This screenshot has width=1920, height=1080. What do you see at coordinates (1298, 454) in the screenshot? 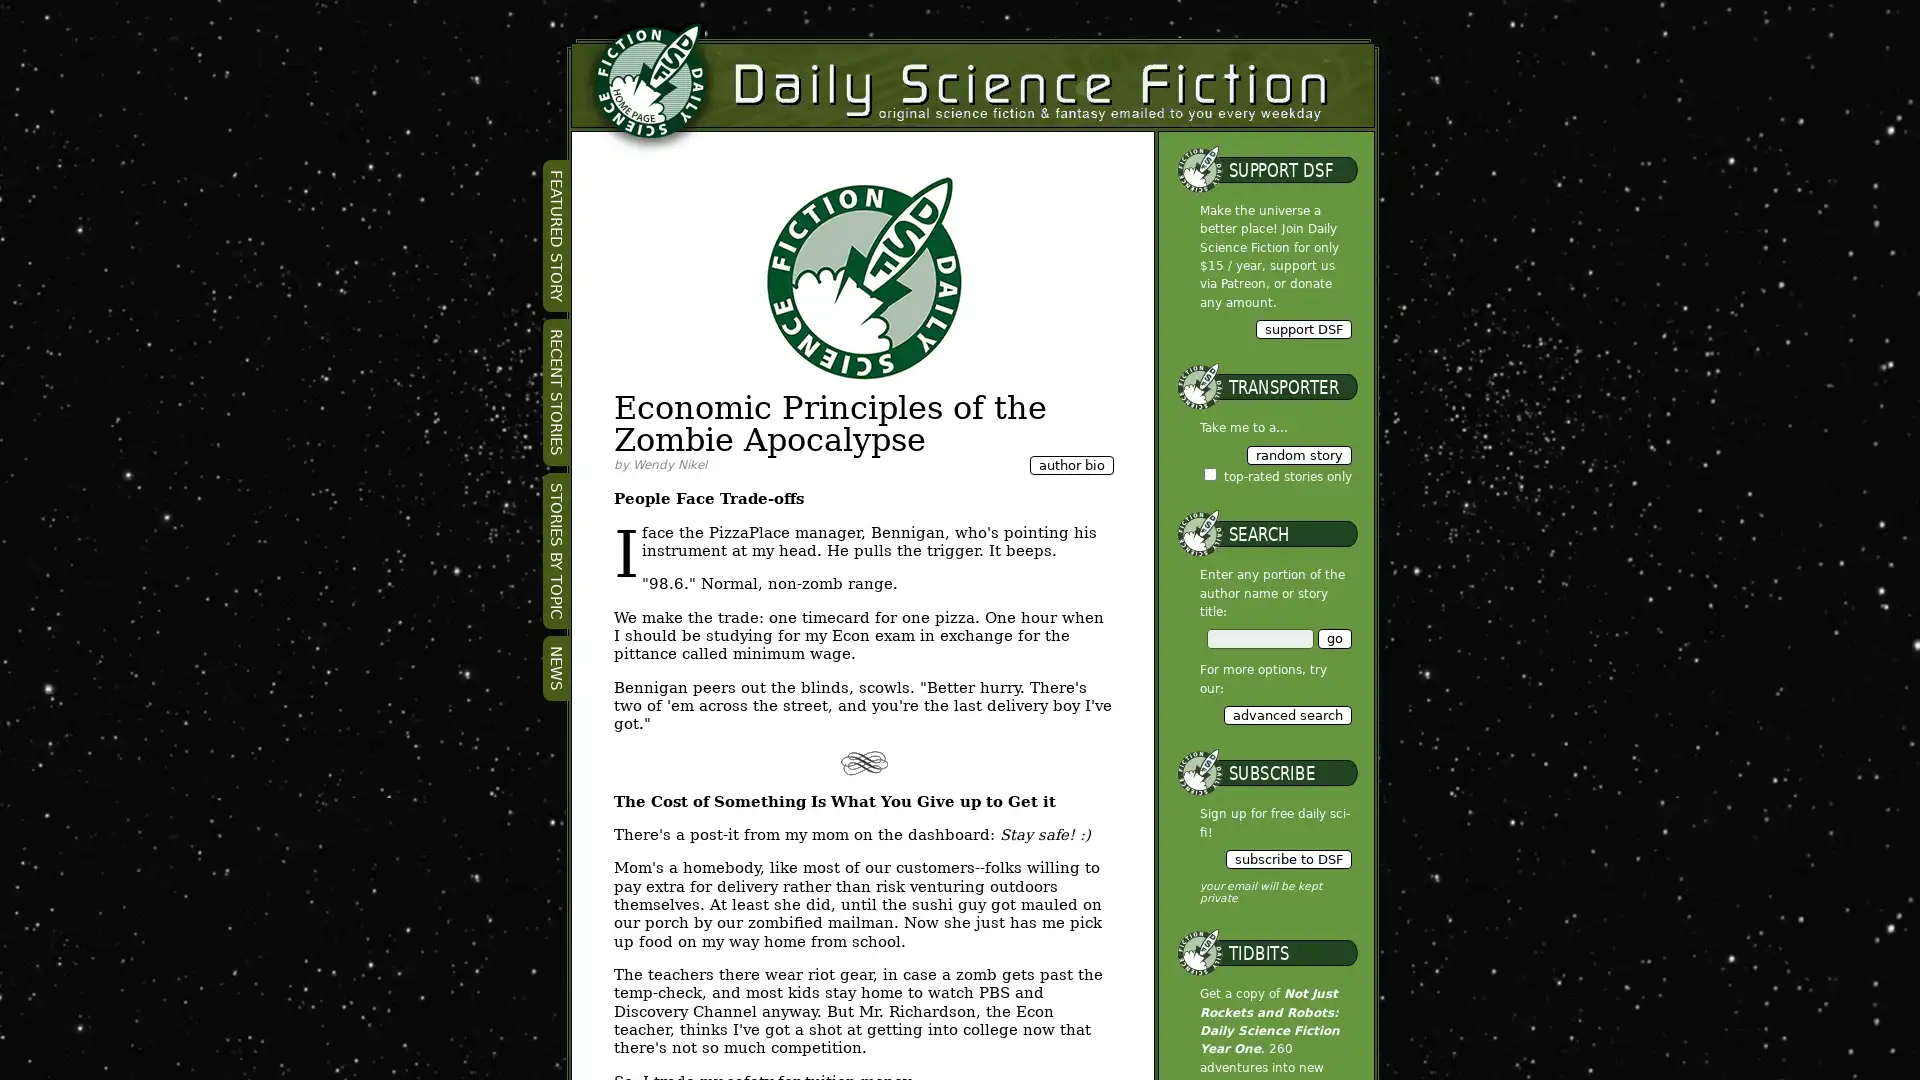
I see `random story` at bounding box center [1298, 454].